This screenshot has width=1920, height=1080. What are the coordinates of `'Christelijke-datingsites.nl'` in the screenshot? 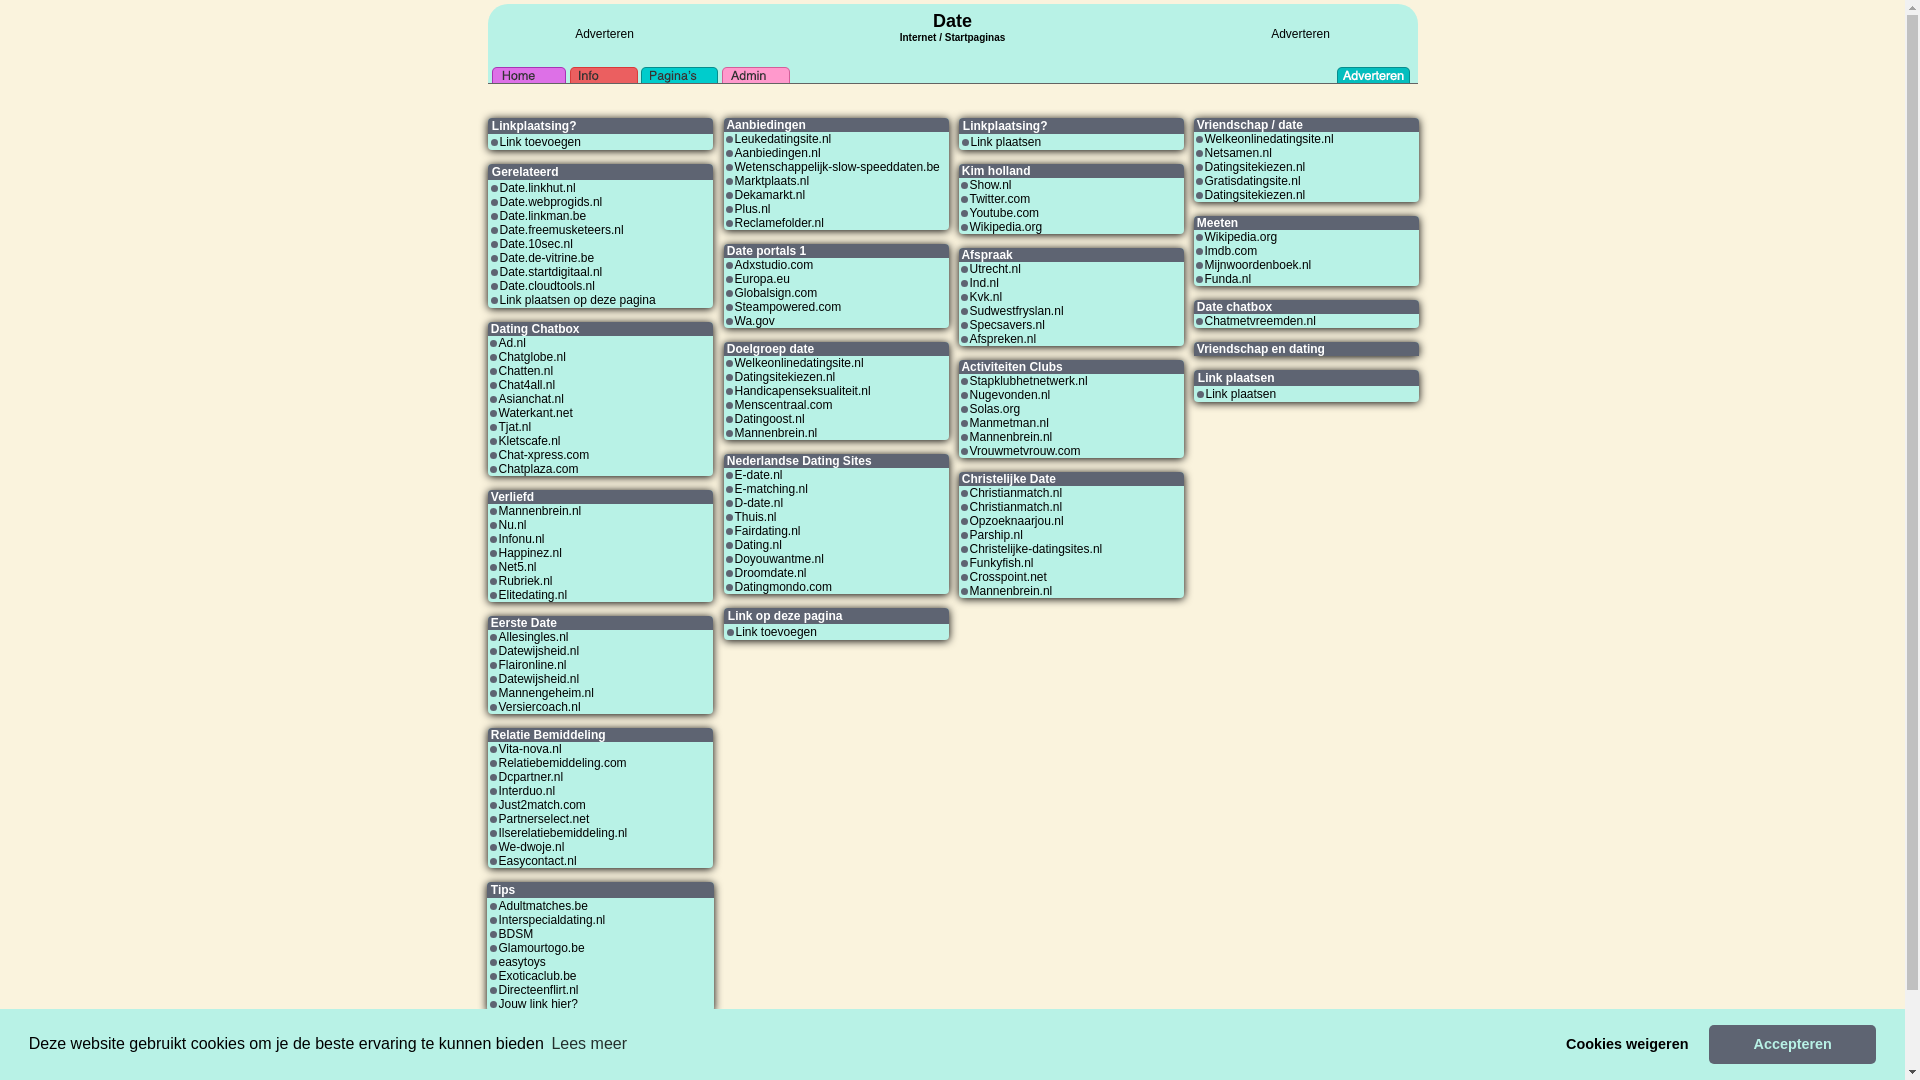 It's located at (1036, 548).